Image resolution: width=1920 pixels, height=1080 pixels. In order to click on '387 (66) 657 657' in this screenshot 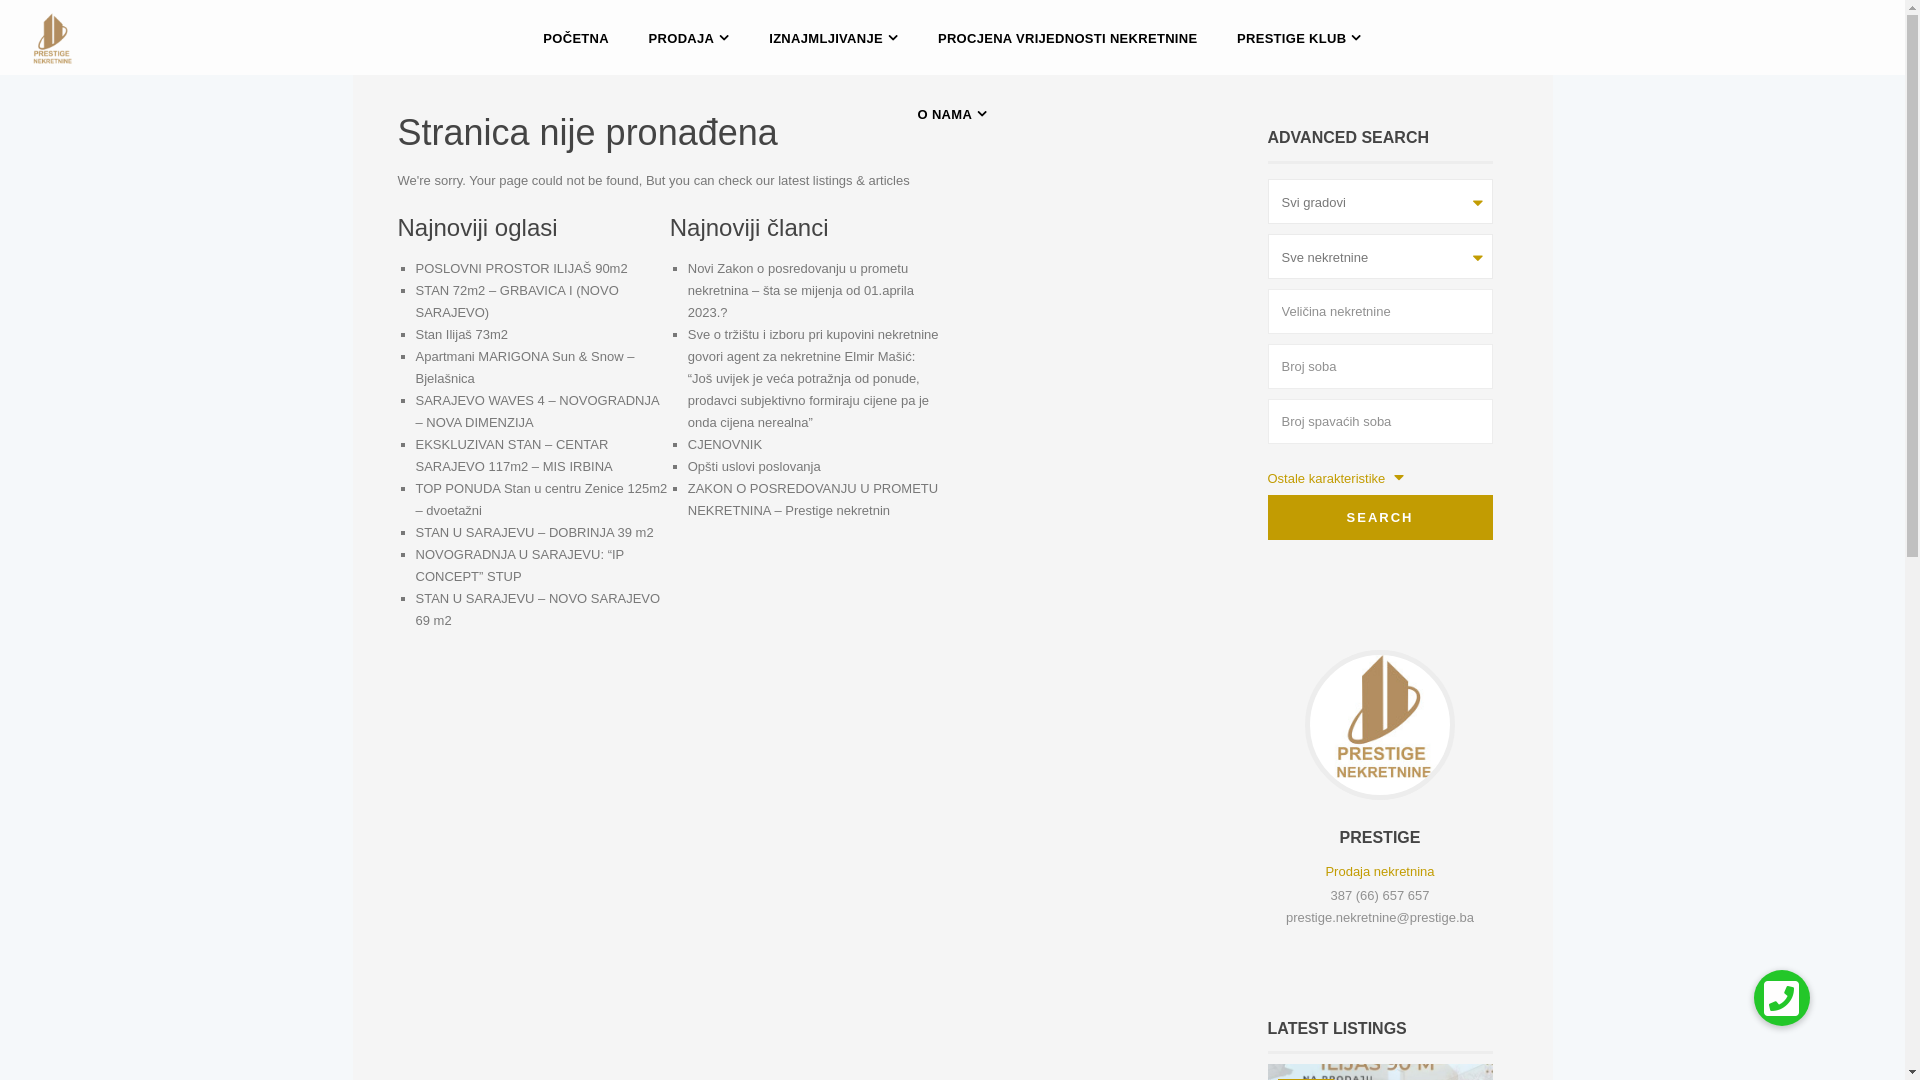, I will do `click(1329, 894)`.